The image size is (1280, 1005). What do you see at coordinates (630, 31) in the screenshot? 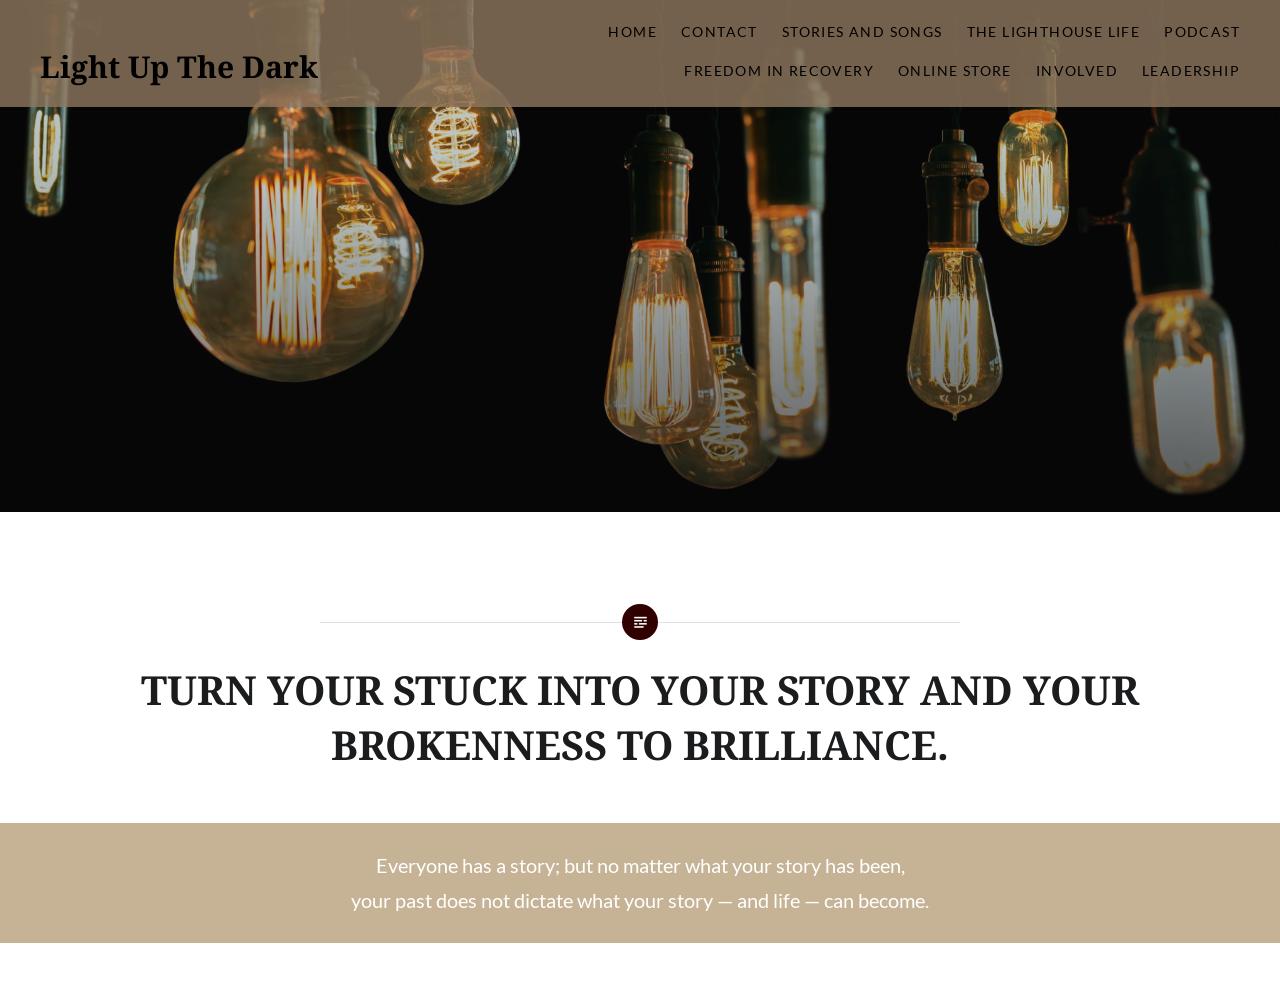
I see `'Home'` at bounding box center [630, 31].